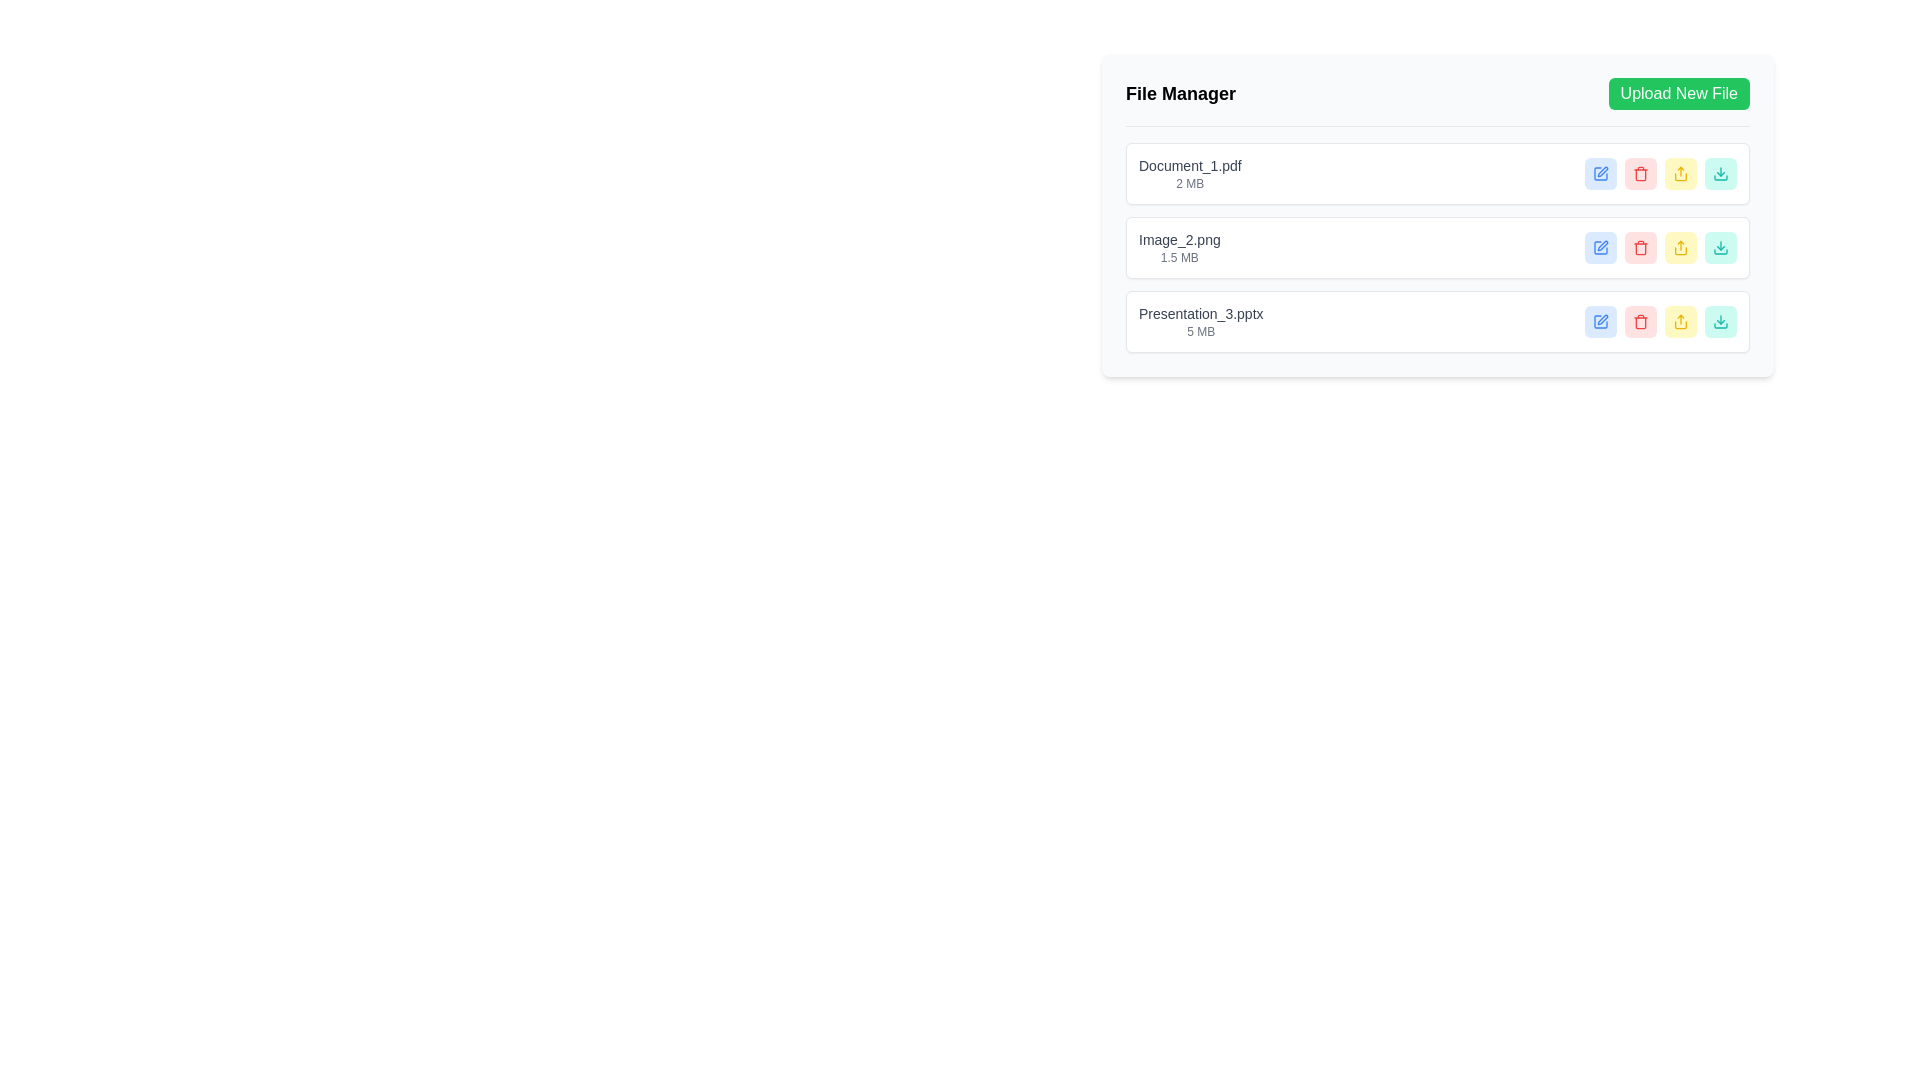 The width and height of the screenshot is (1920, 1080). What do you see at coordinates (1641, 320) in the screenshot?
I see `the delete button located to the right of the file row labeled 'Presentation_3.pptx' in the file manager interface` at bounding box center [1641, 320].